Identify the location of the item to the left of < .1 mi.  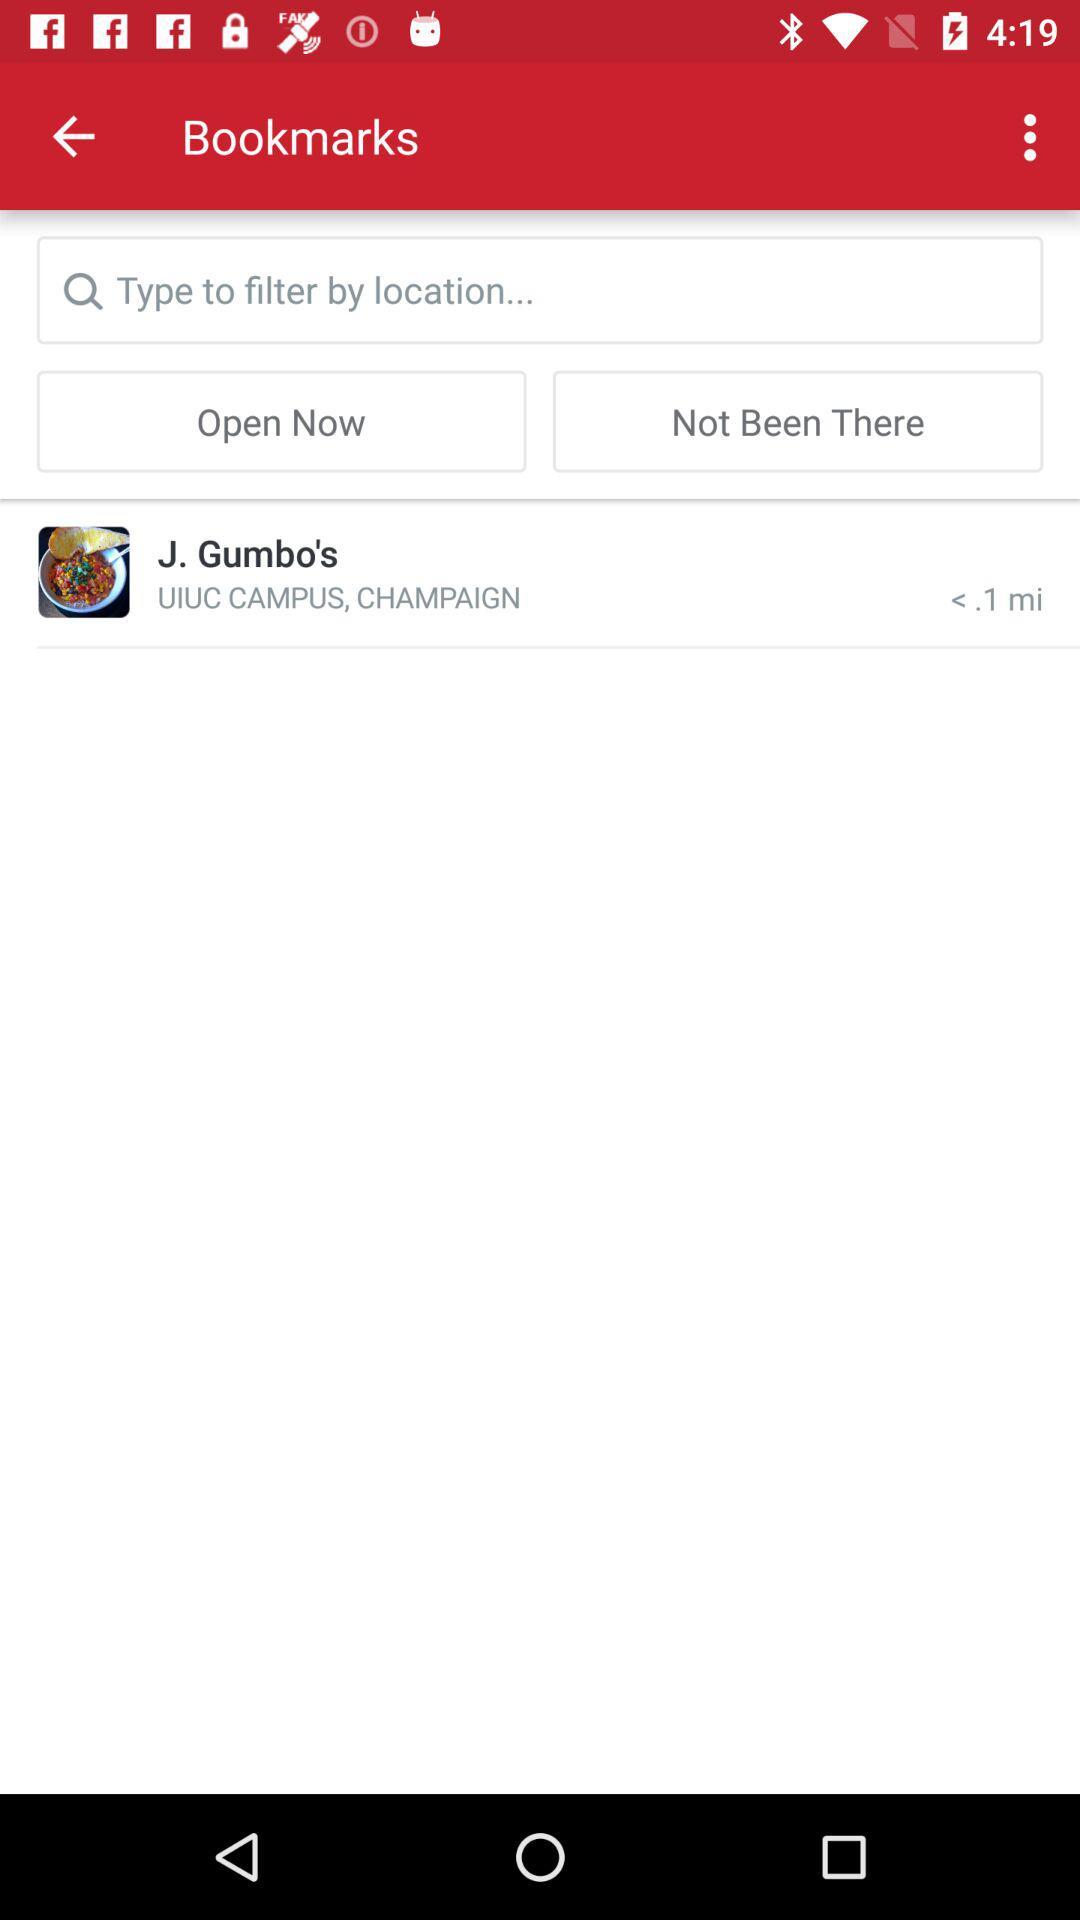
(338, 595).